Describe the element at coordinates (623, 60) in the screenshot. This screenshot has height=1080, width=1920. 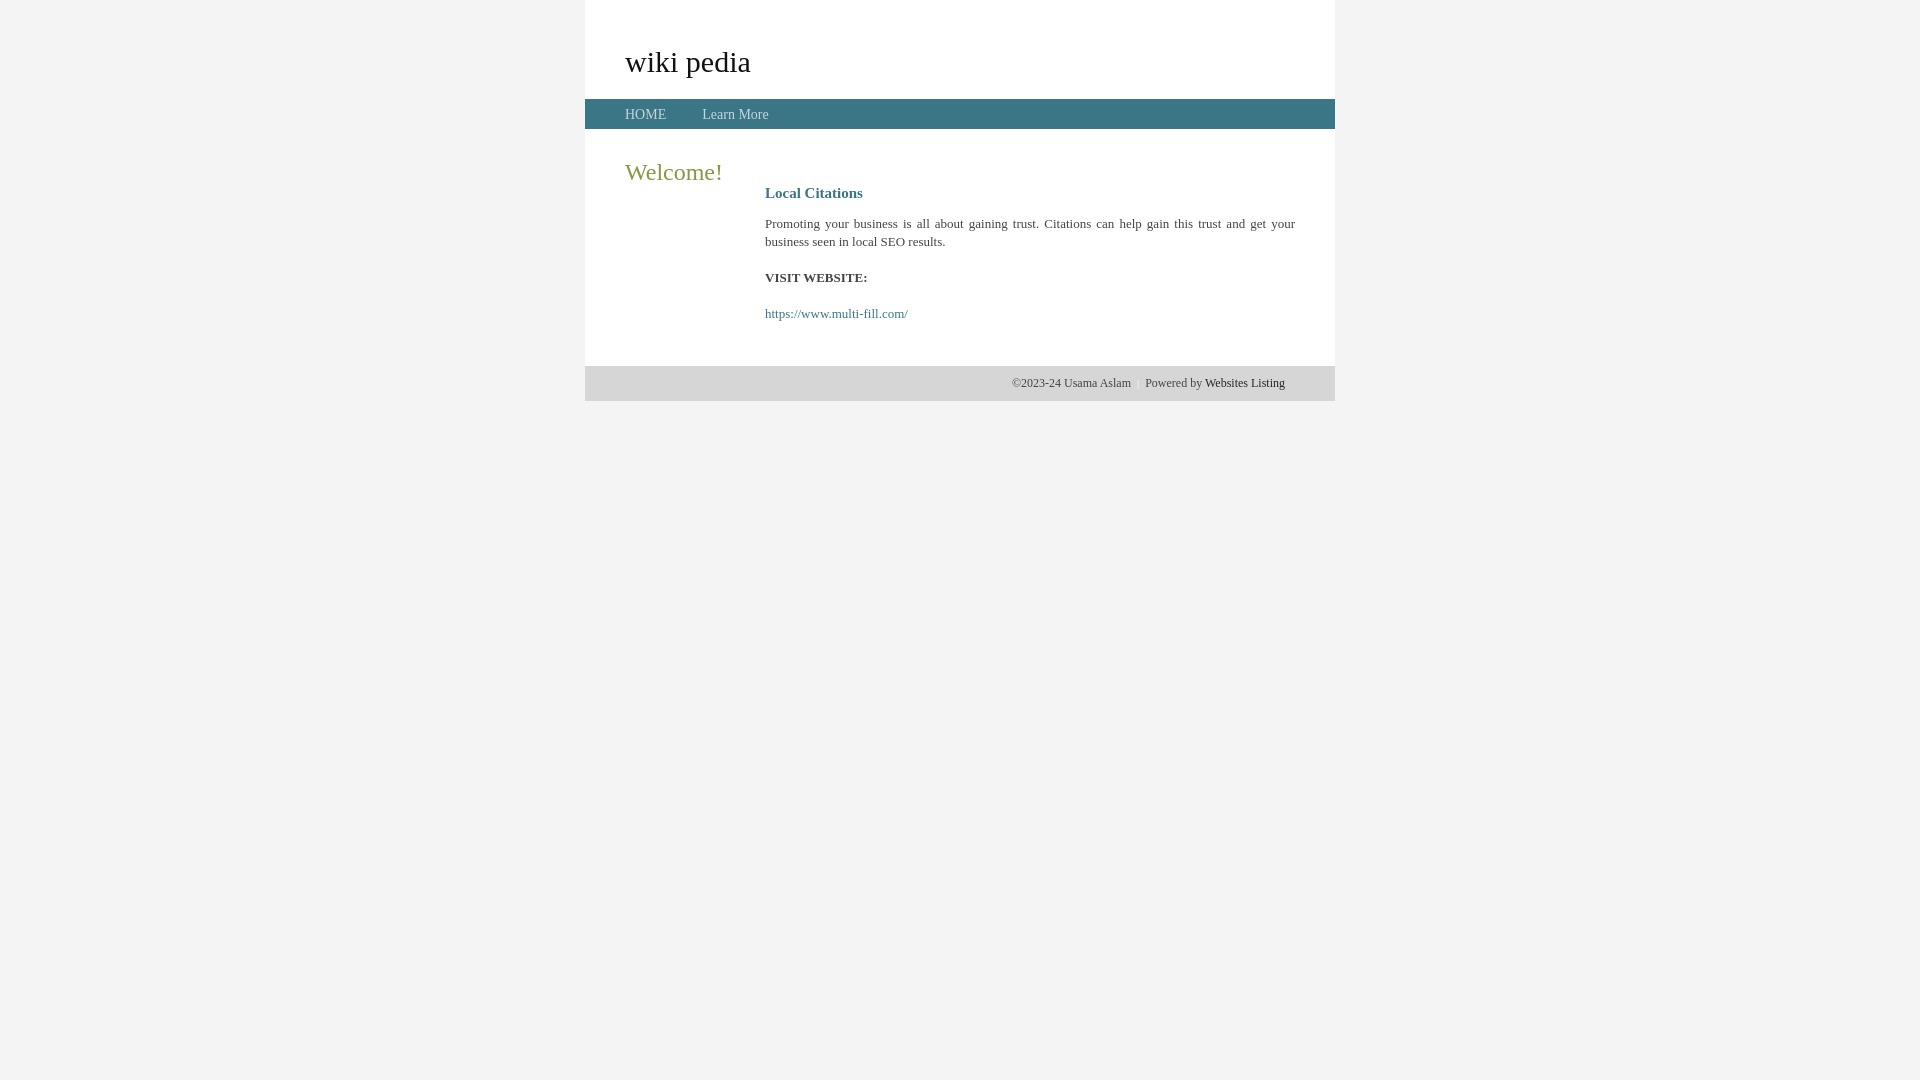
I see `'wiki pedia'` at that location.